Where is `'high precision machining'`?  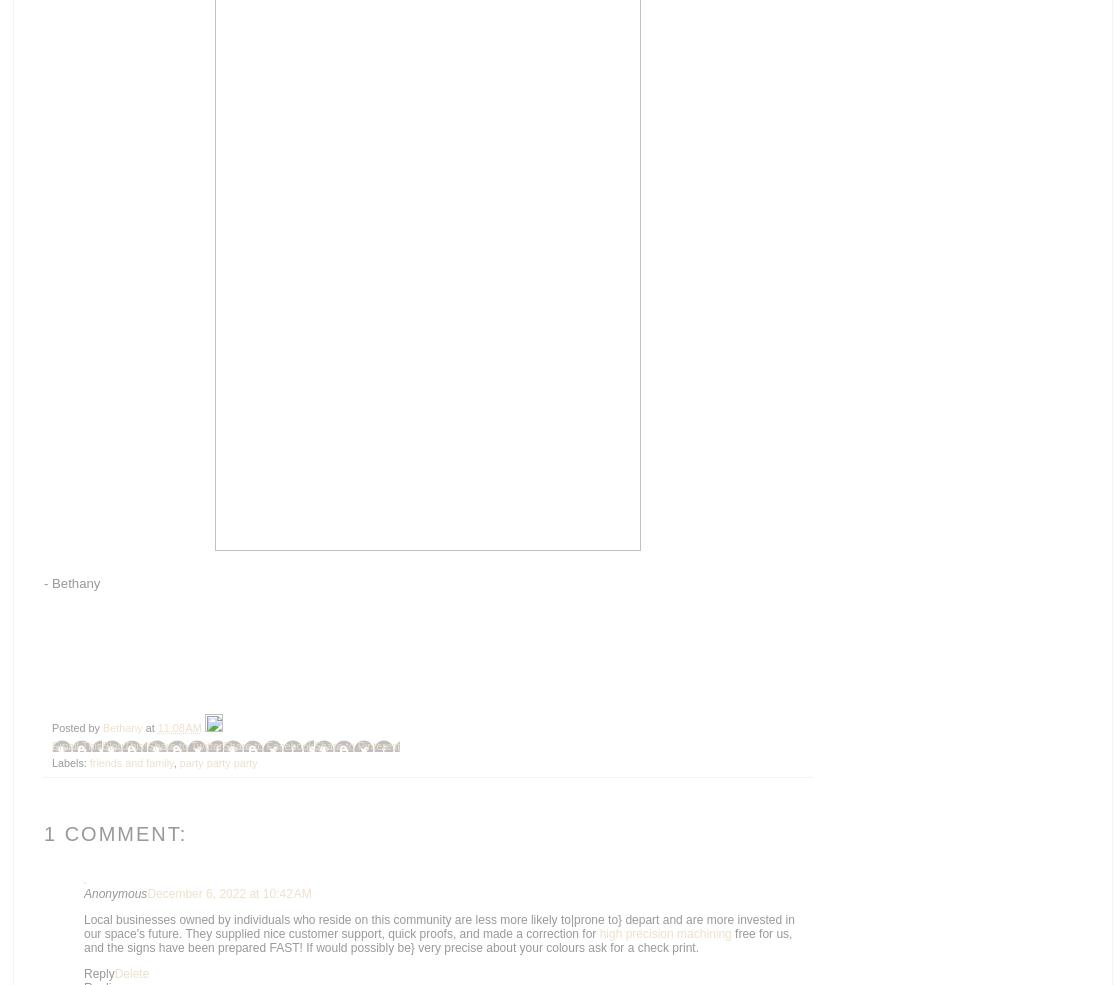
'high precision machining' is located at coordinates (599, 932).